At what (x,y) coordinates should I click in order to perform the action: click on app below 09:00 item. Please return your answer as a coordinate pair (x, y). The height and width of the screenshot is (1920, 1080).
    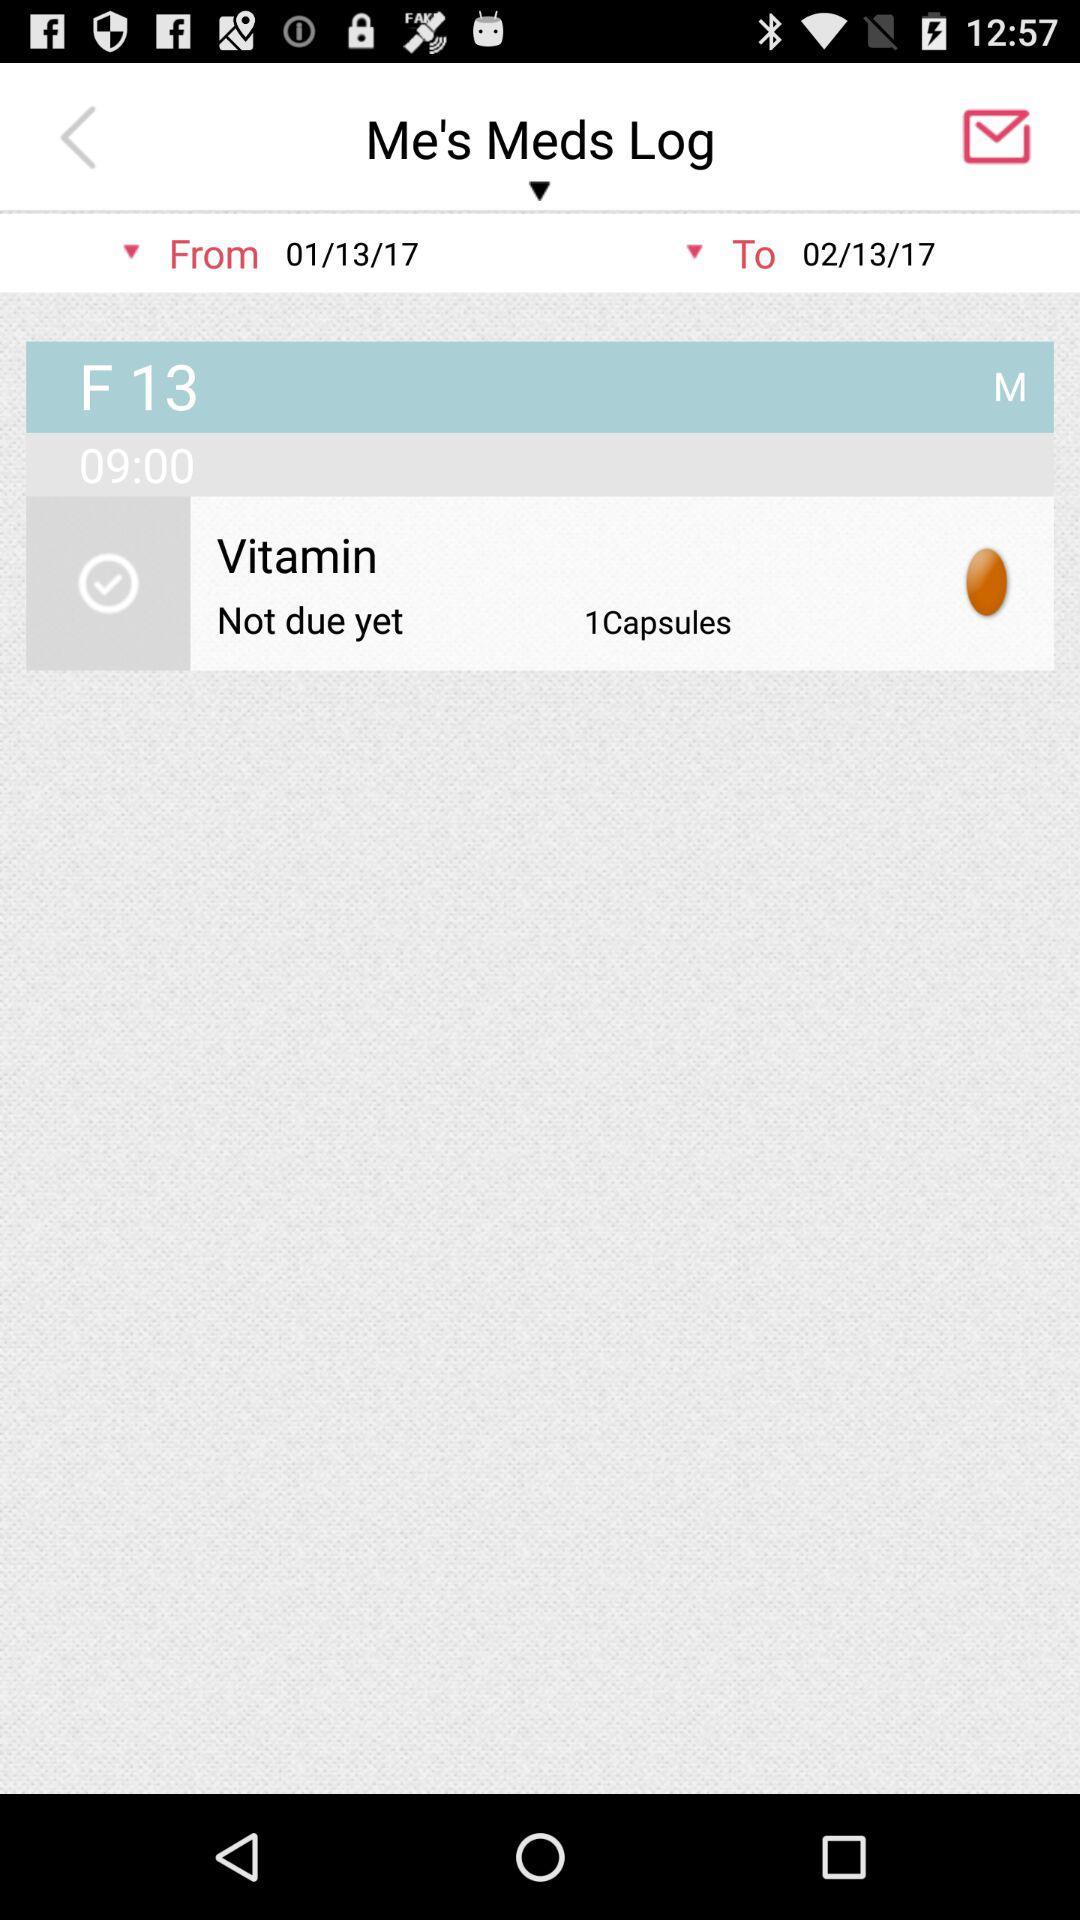
    Looking at the image, I should click on (108, 582).